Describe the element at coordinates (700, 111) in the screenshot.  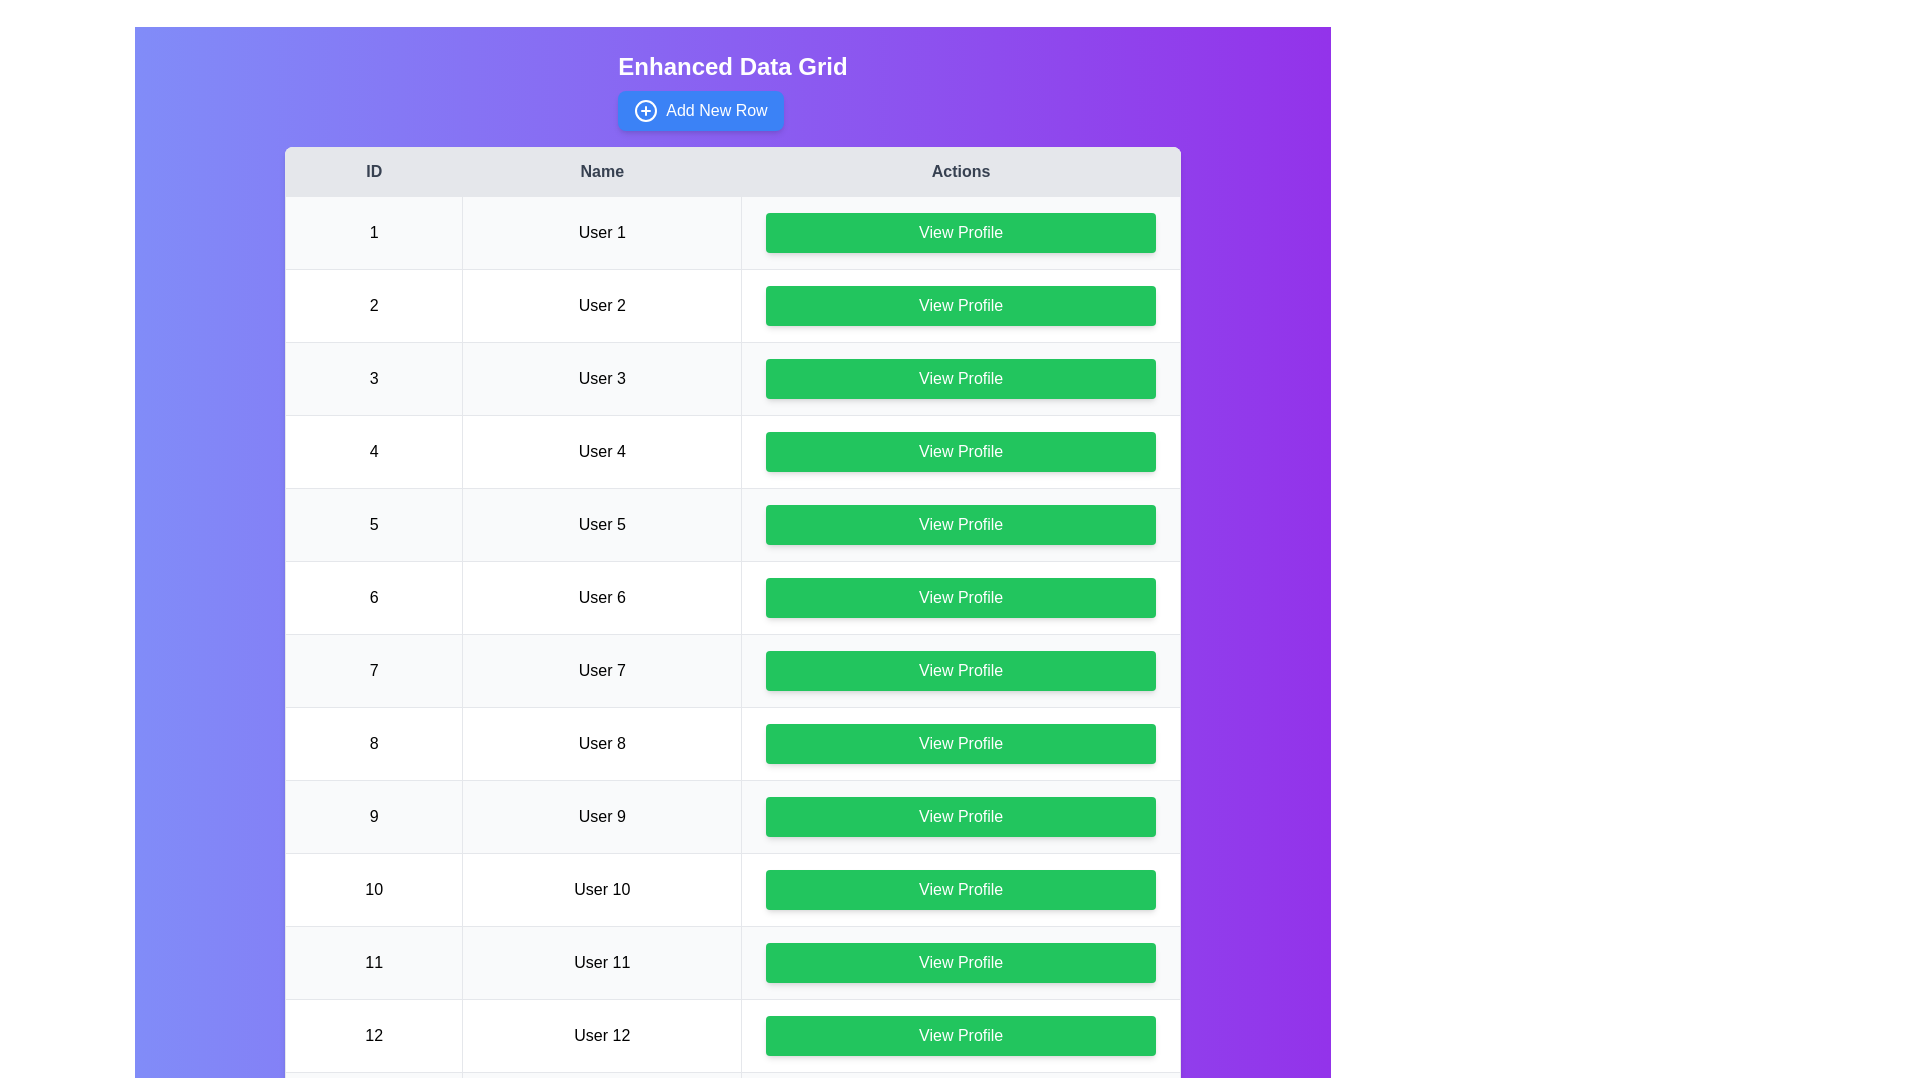
I see `'Add New Row' button` at that location.